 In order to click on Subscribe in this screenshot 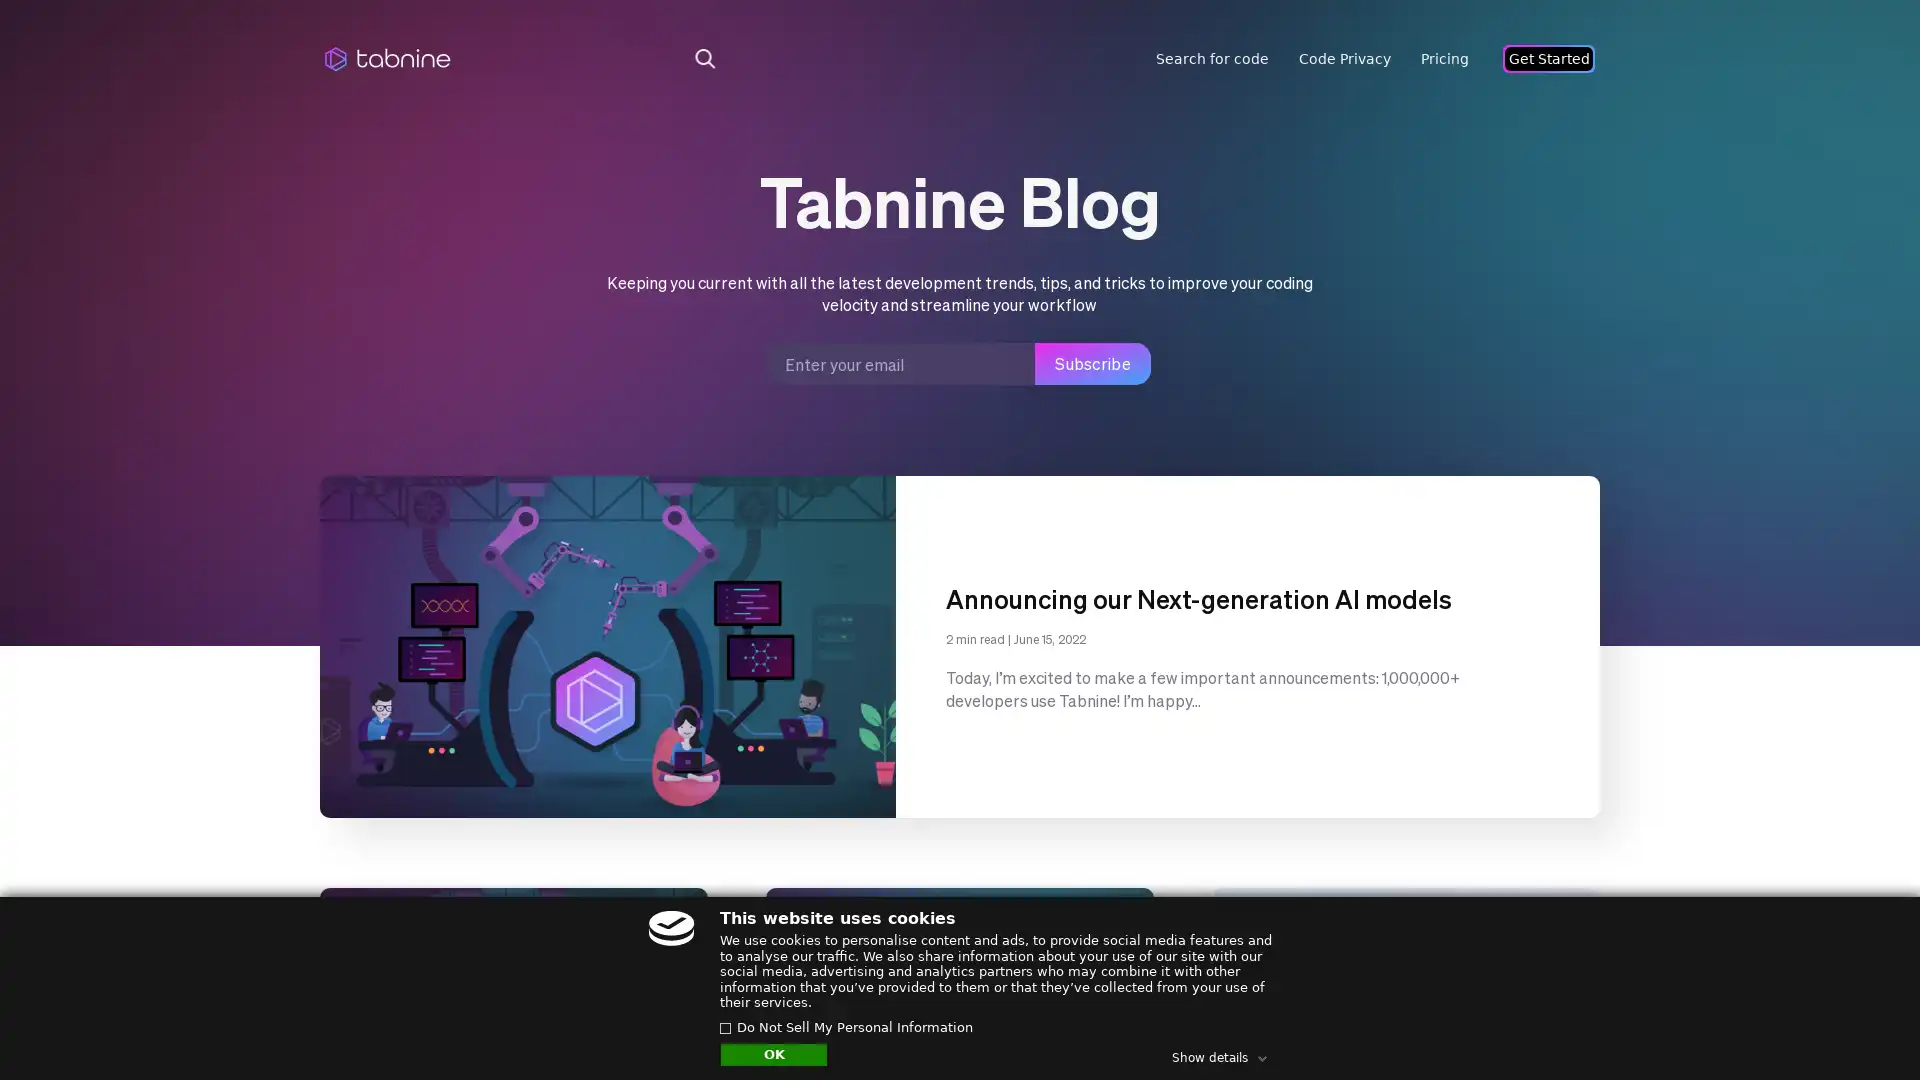, I will do `click(1092, 363)`.